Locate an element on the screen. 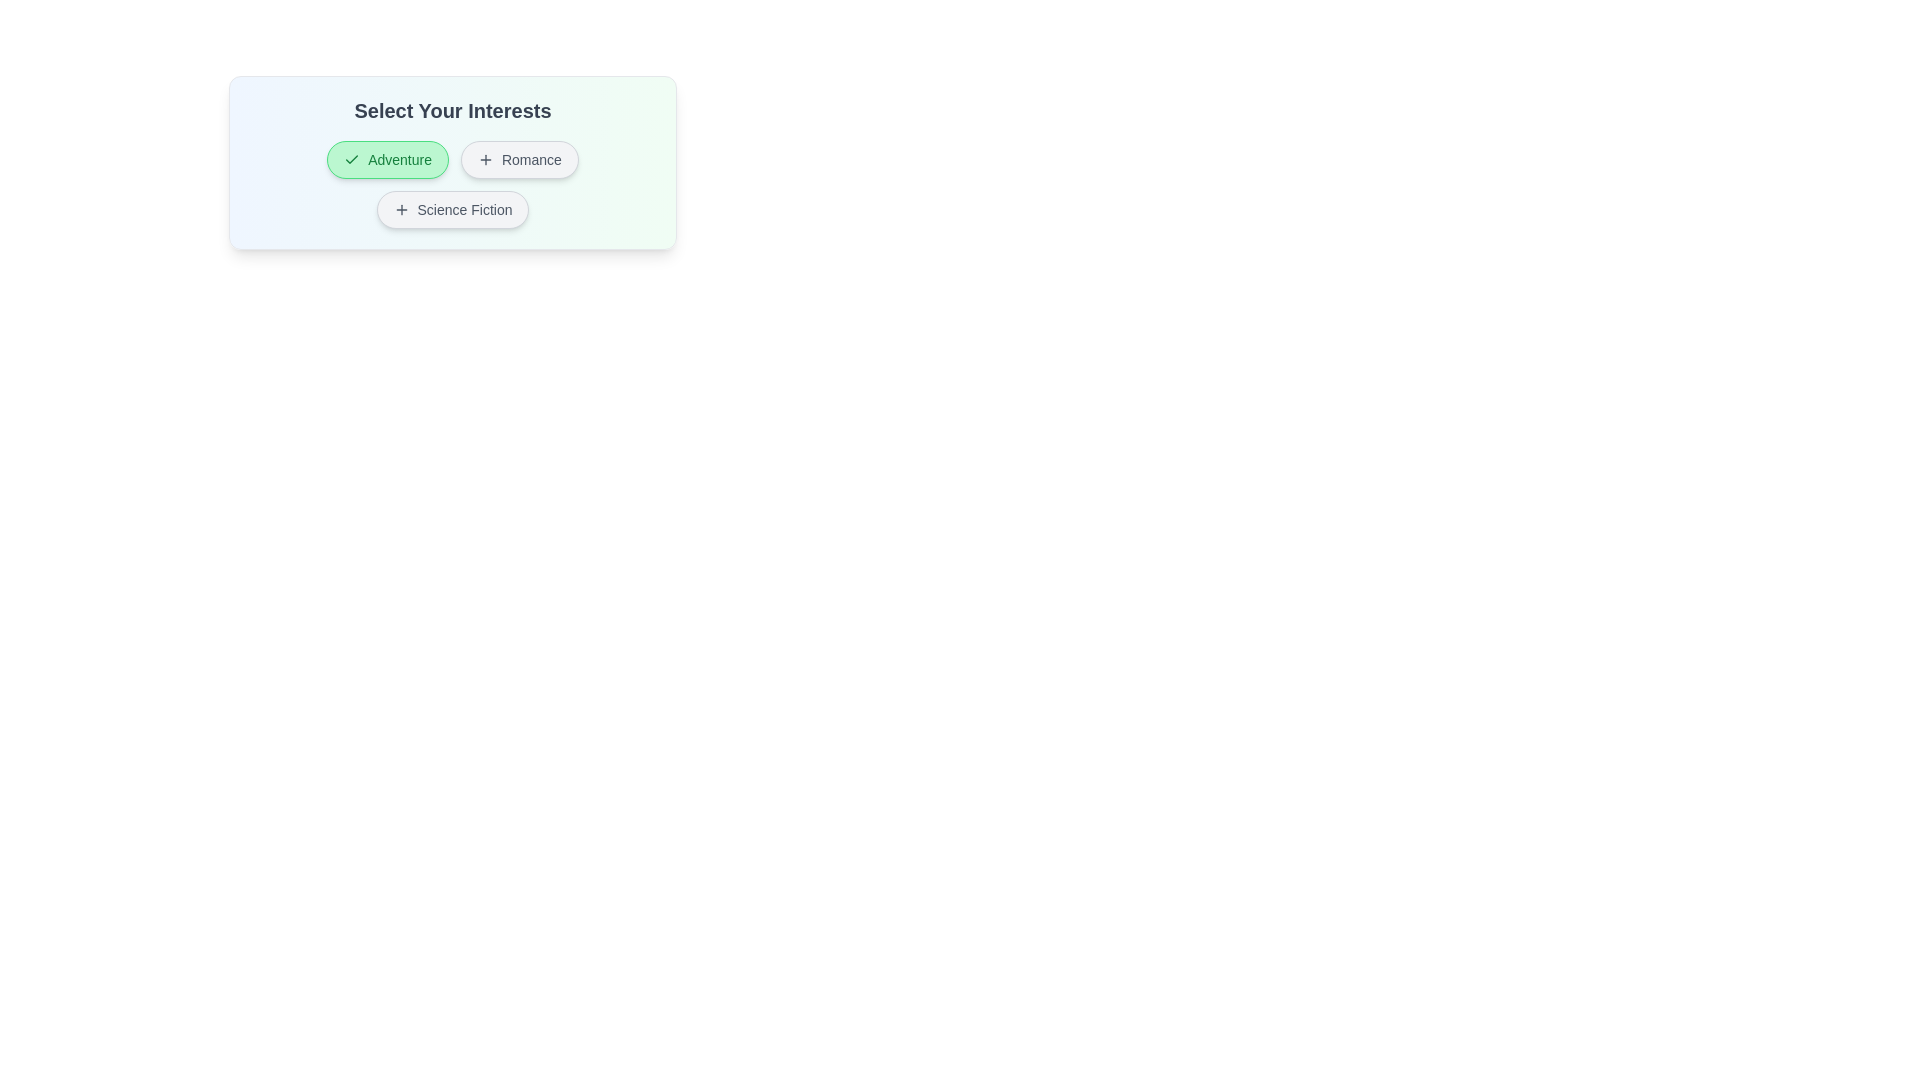 This screenshot has width=1920, height=1080. the chip labeled Adventure is located at coordinates (388, 158).